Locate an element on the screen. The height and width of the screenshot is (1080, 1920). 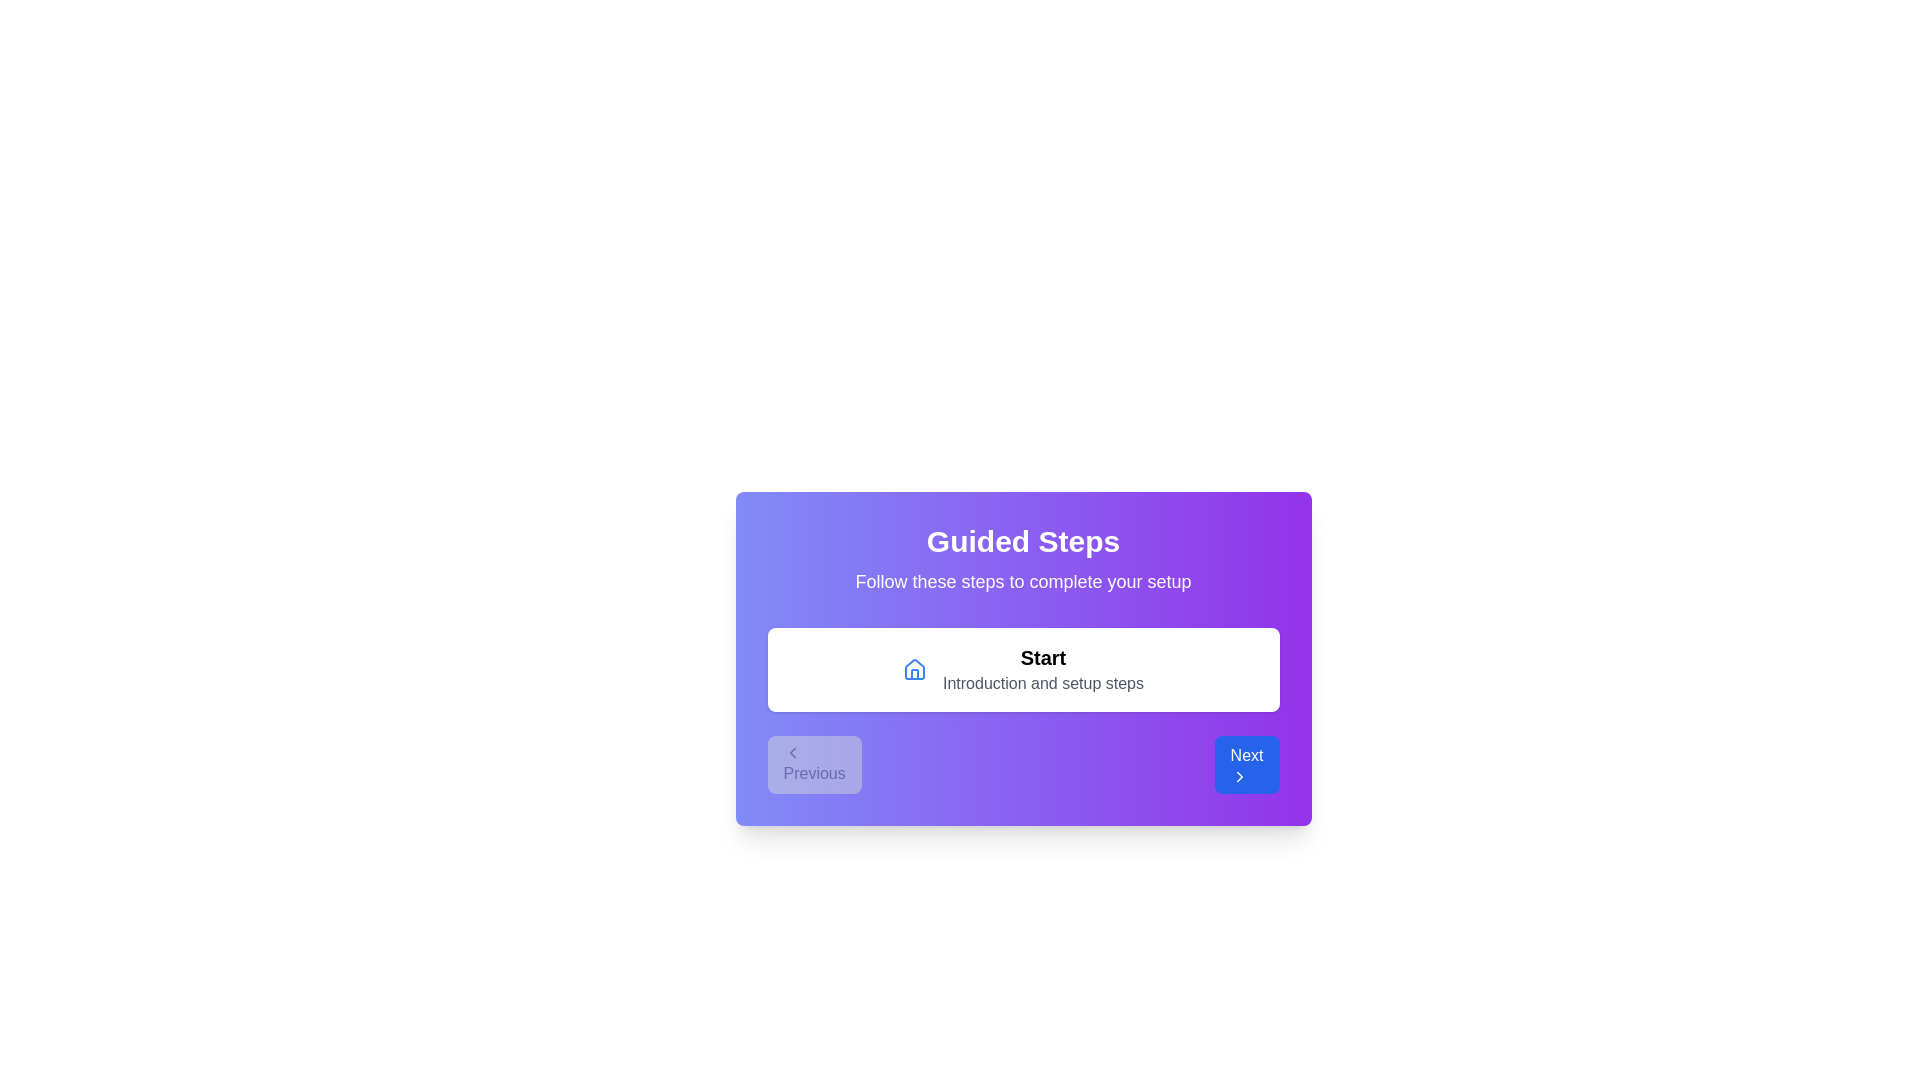
the house-shaped icon with a blue line art style, which is positioned centrally above the 'Start' label in the guided steps interface is located at coordinates (914, 669).